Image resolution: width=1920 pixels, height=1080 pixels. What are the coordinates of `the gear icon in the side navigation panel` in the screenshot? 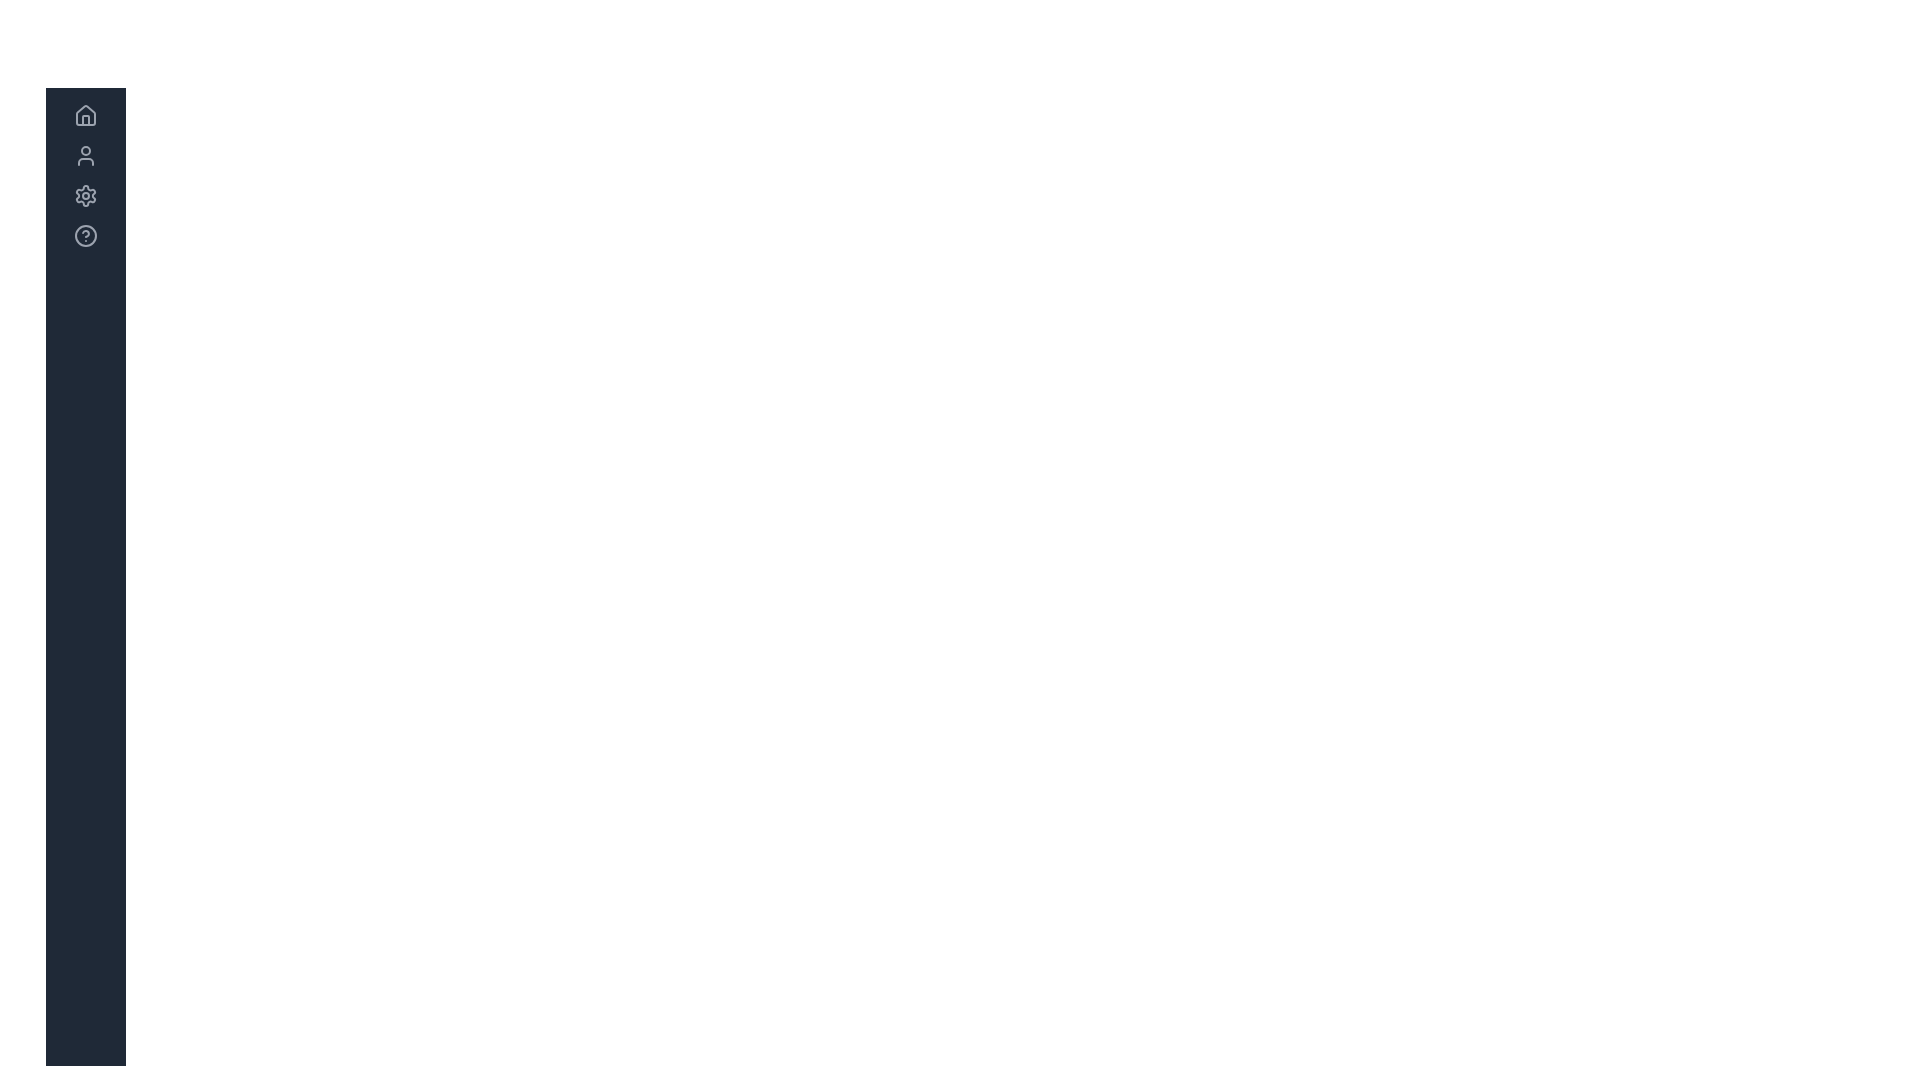 It's located at (85, 196).